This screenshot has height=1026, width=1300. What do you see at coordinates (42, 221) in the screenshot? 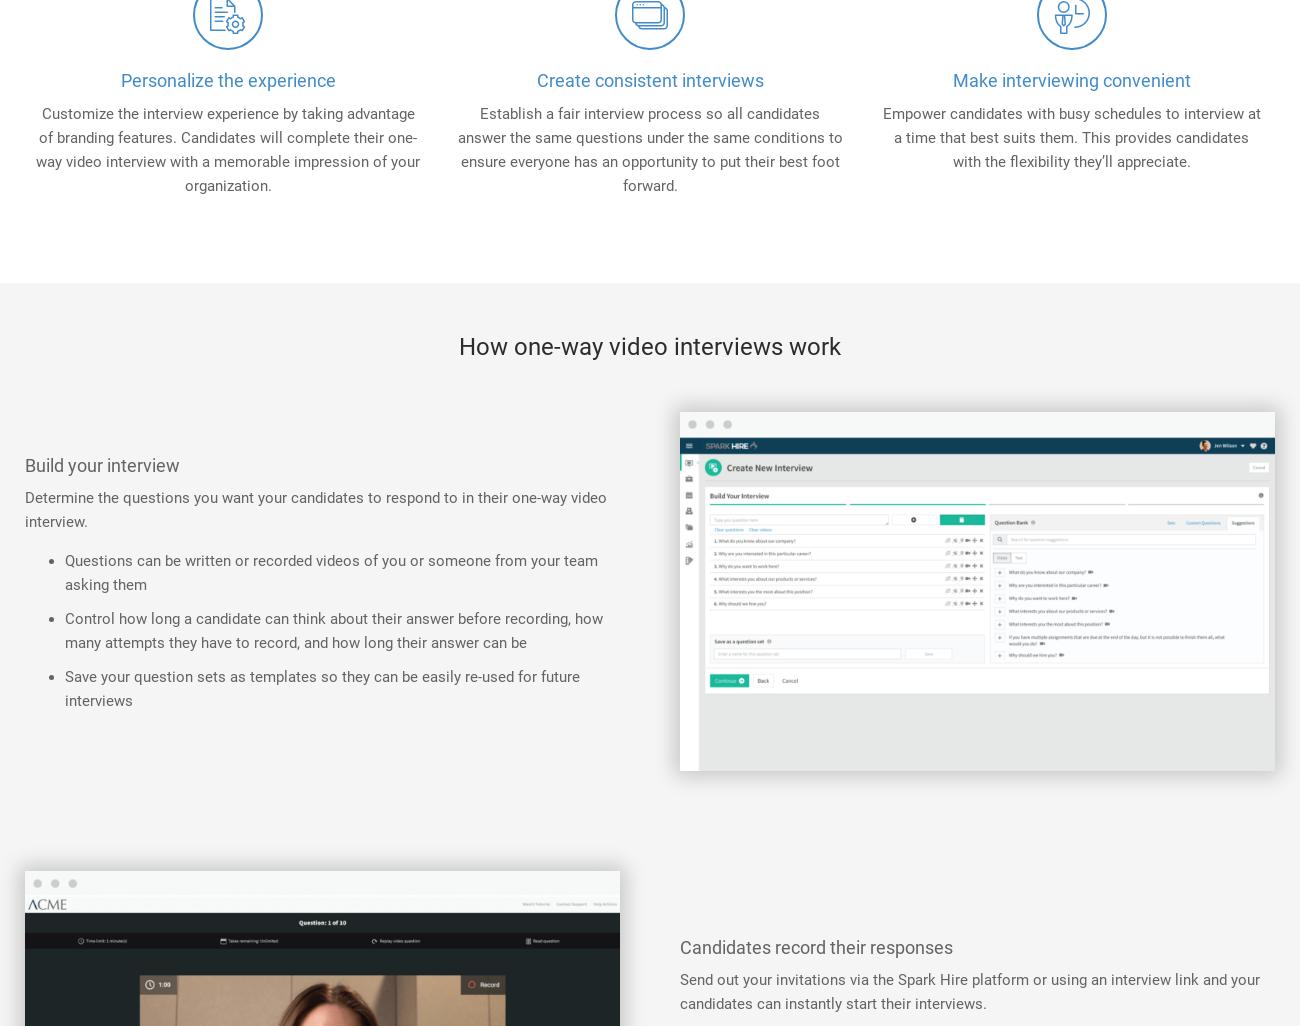
I see `'Press'` at bounding box center [42, 221].